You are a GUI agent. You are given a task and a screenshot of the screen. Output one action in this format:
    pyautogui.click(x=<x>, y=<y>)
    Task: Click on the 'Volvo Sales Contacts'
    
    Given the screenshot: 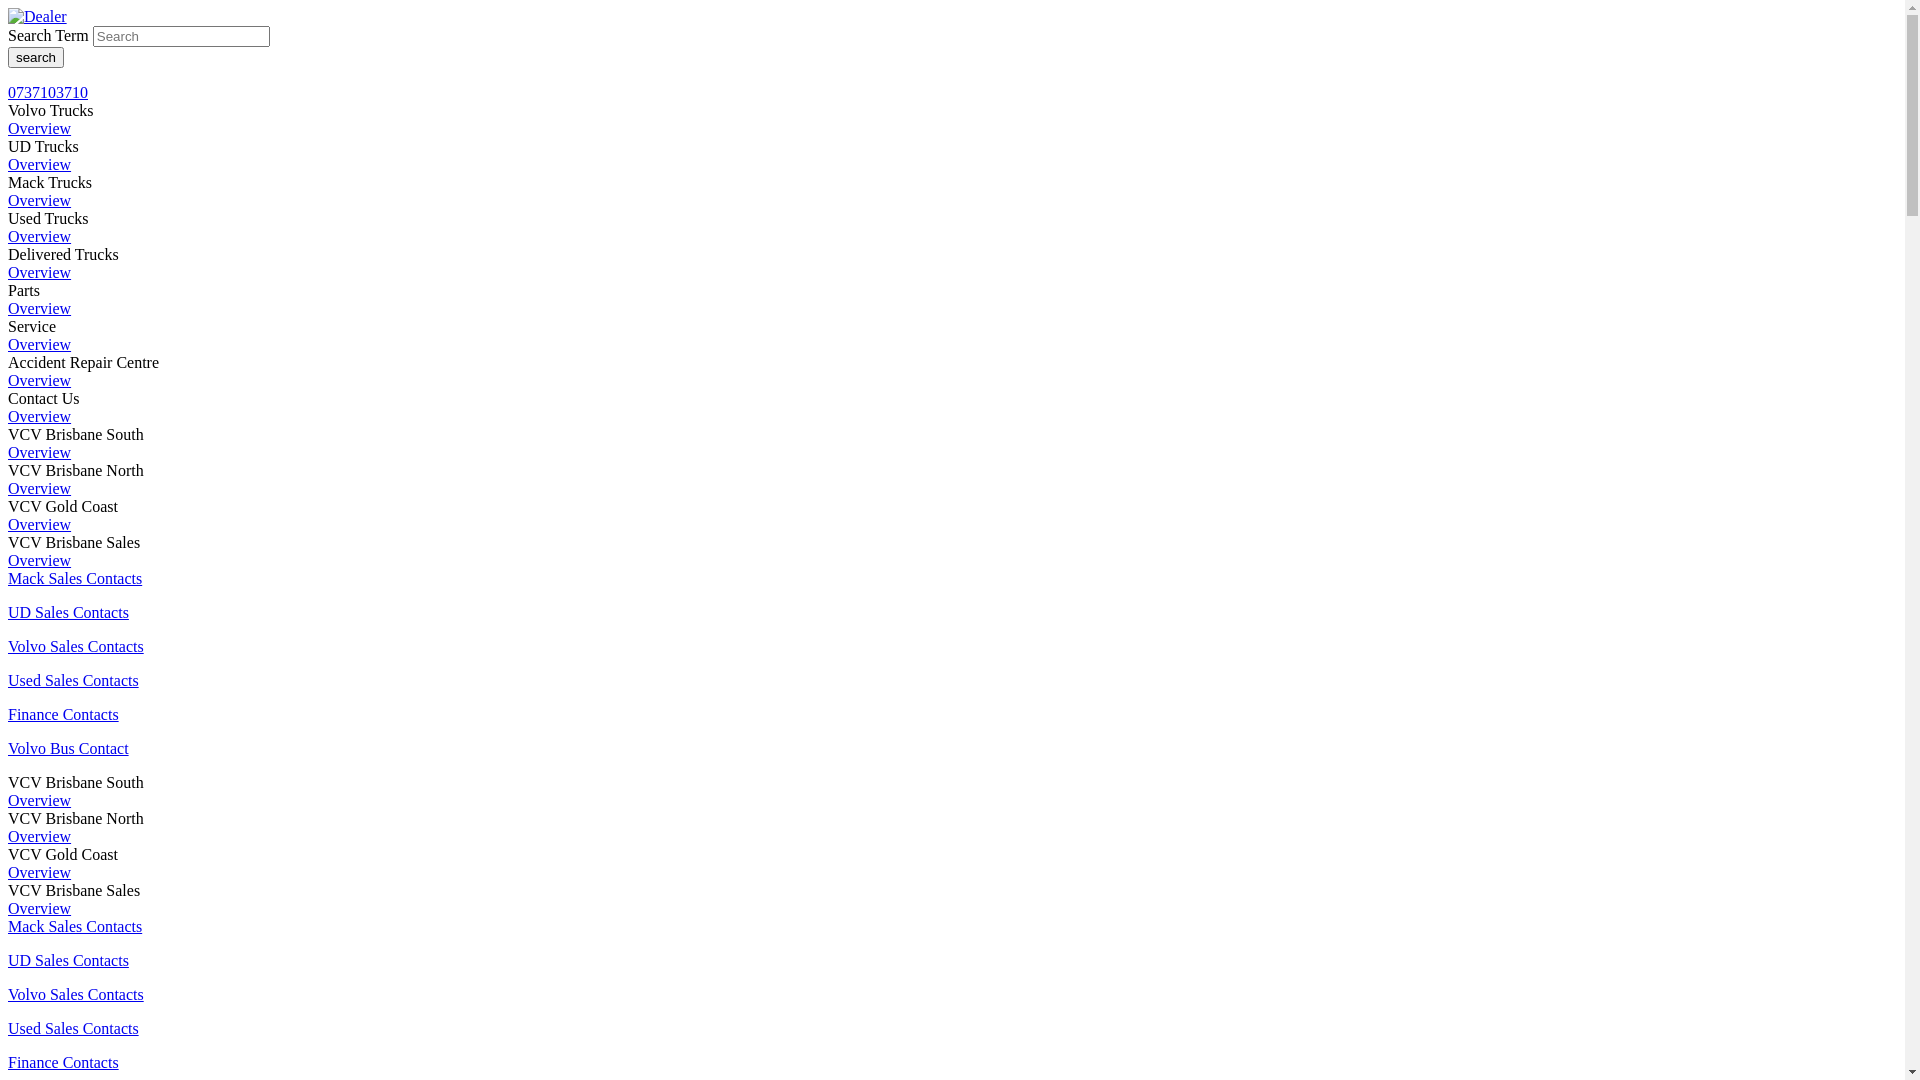 What is the action you would take?
    pyautogui.click(x=76, y=994)
    